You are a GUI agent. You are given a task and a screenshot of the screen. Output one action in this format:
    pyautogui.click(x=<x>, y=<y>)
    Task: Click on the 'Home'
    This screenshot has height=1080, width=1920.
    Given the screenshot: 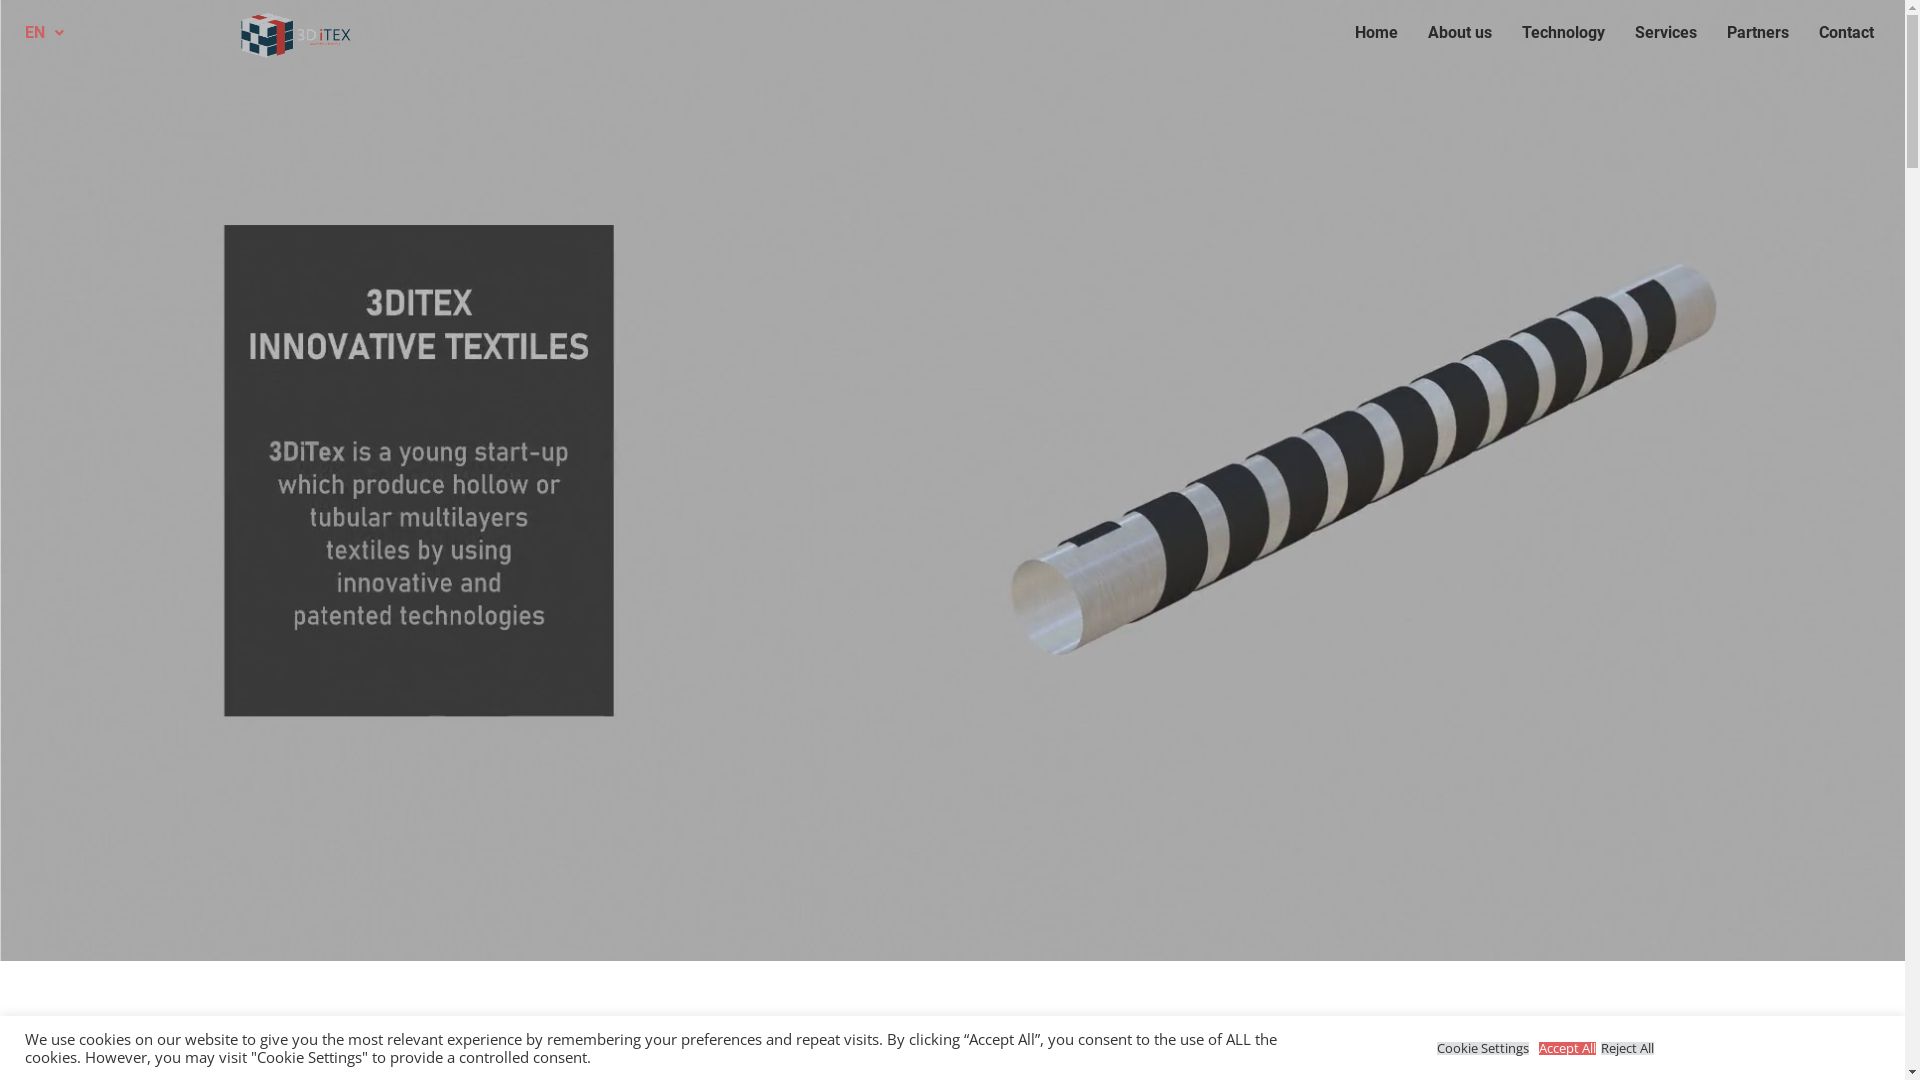 What is the action you would take?
    pyautogui.click(x=1375, y=33)
    